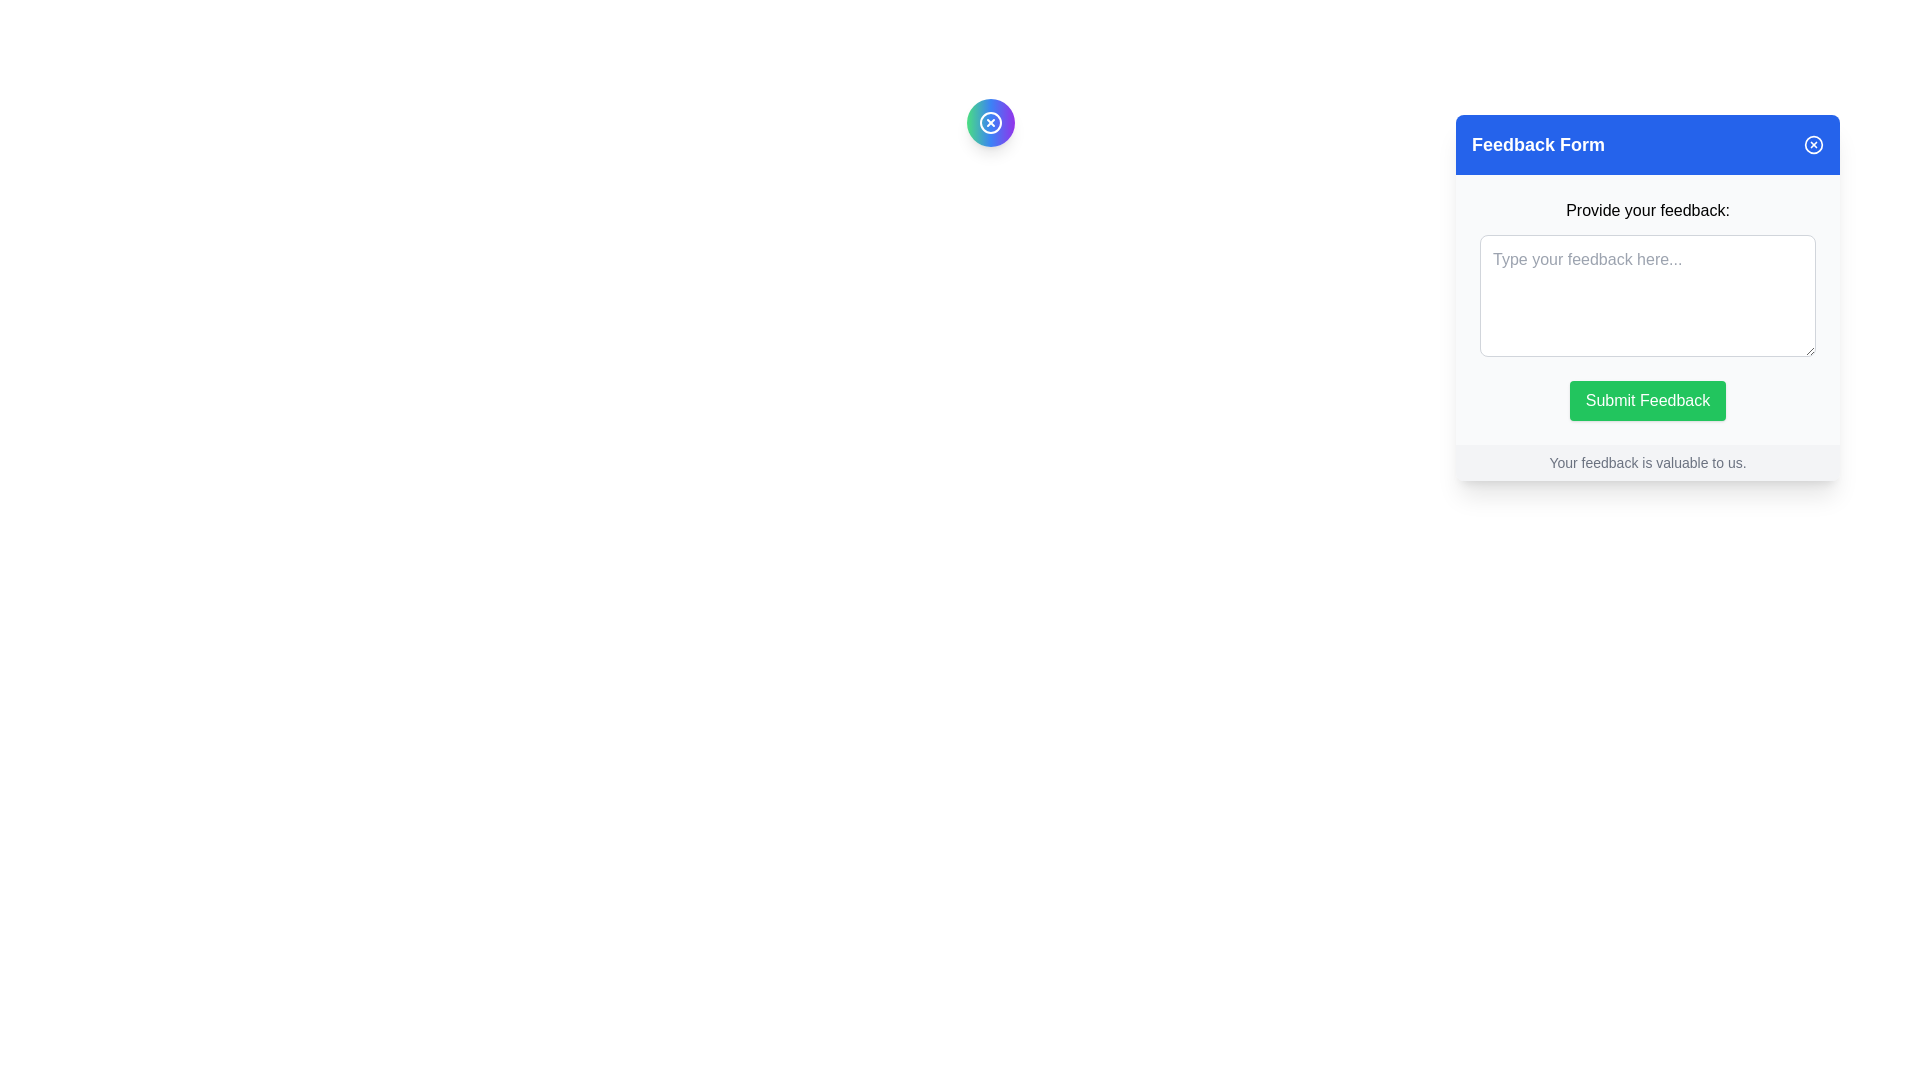 The image size is (1920, 1080). I want to click on the blue banner at the top of the form interface that reads 'Feedback Form' with rounded corners, so click(1647, 144).